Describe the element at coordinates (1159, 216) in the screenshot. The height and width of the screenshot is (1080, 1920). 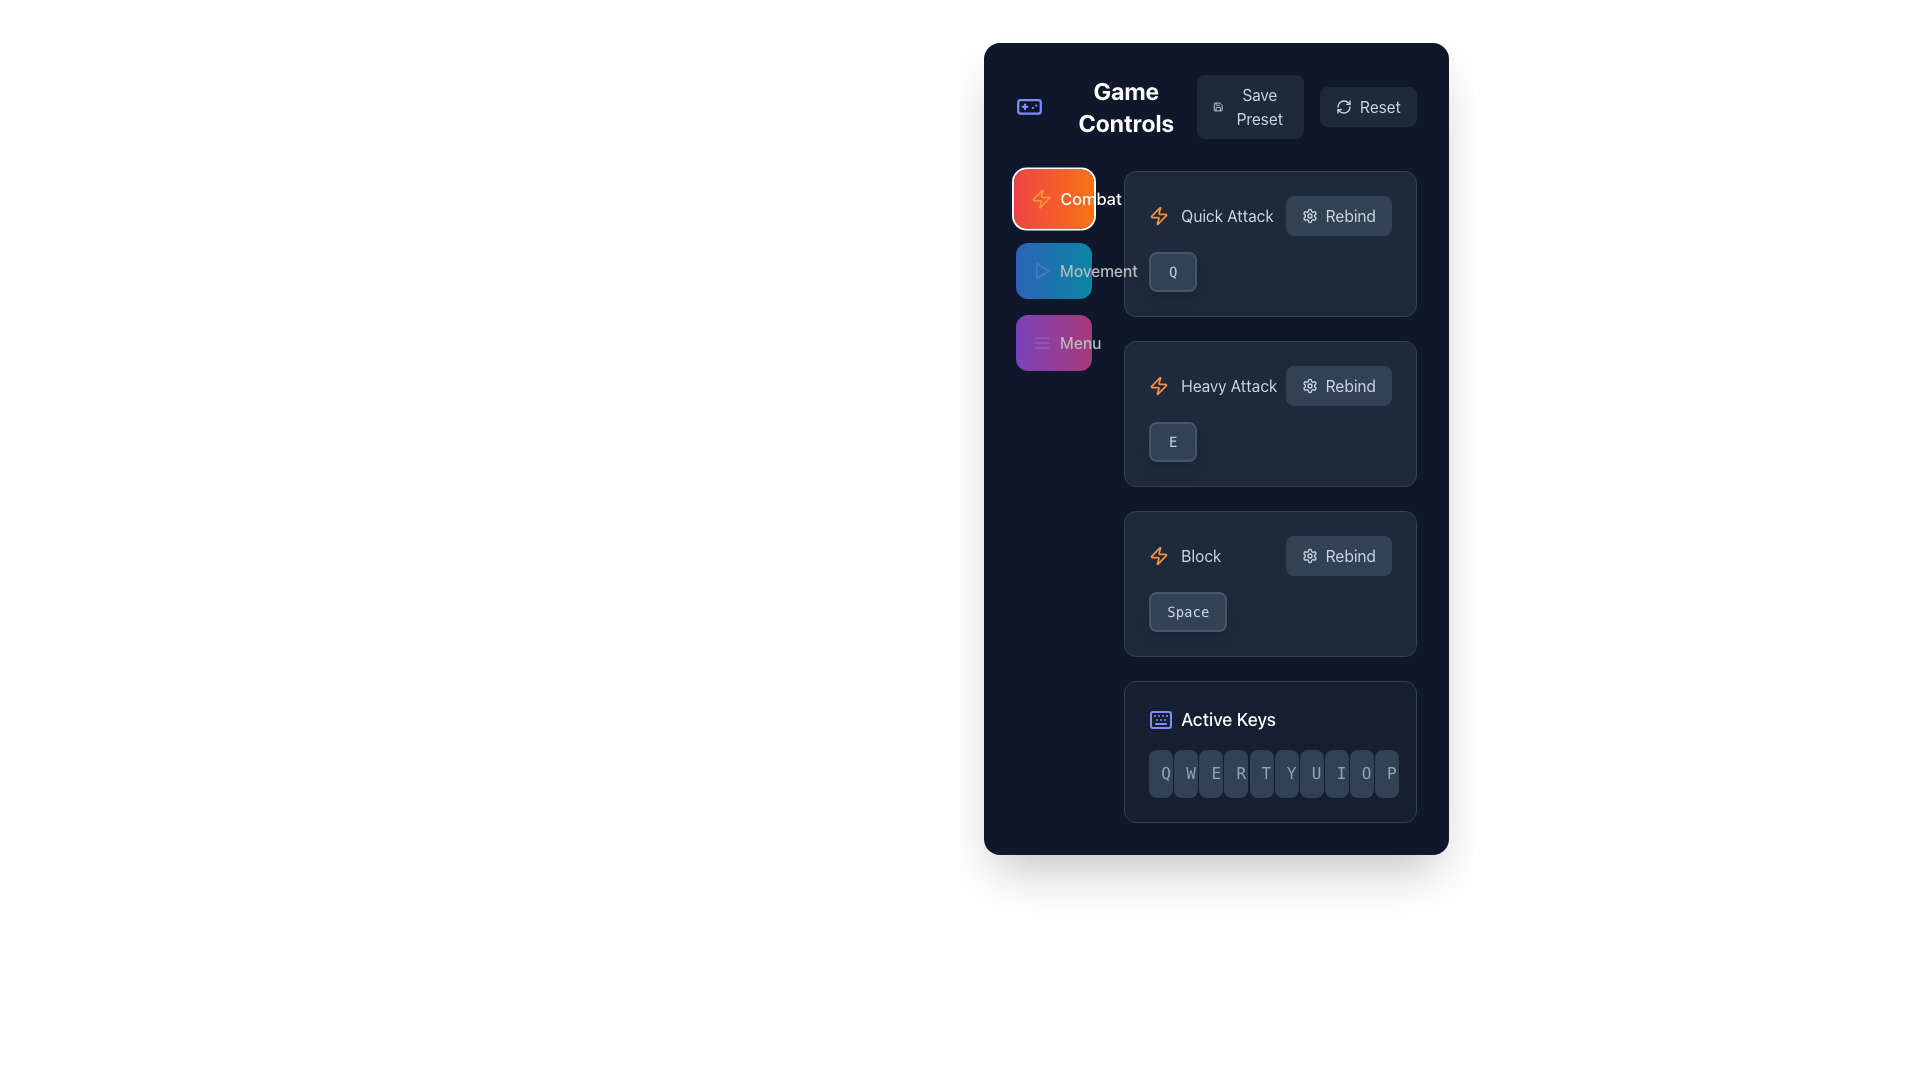
I see `the small orange lightning bolt icon with sharp strokes and rounded joins, located to the left of the 'Quick Attack' text` at that location.